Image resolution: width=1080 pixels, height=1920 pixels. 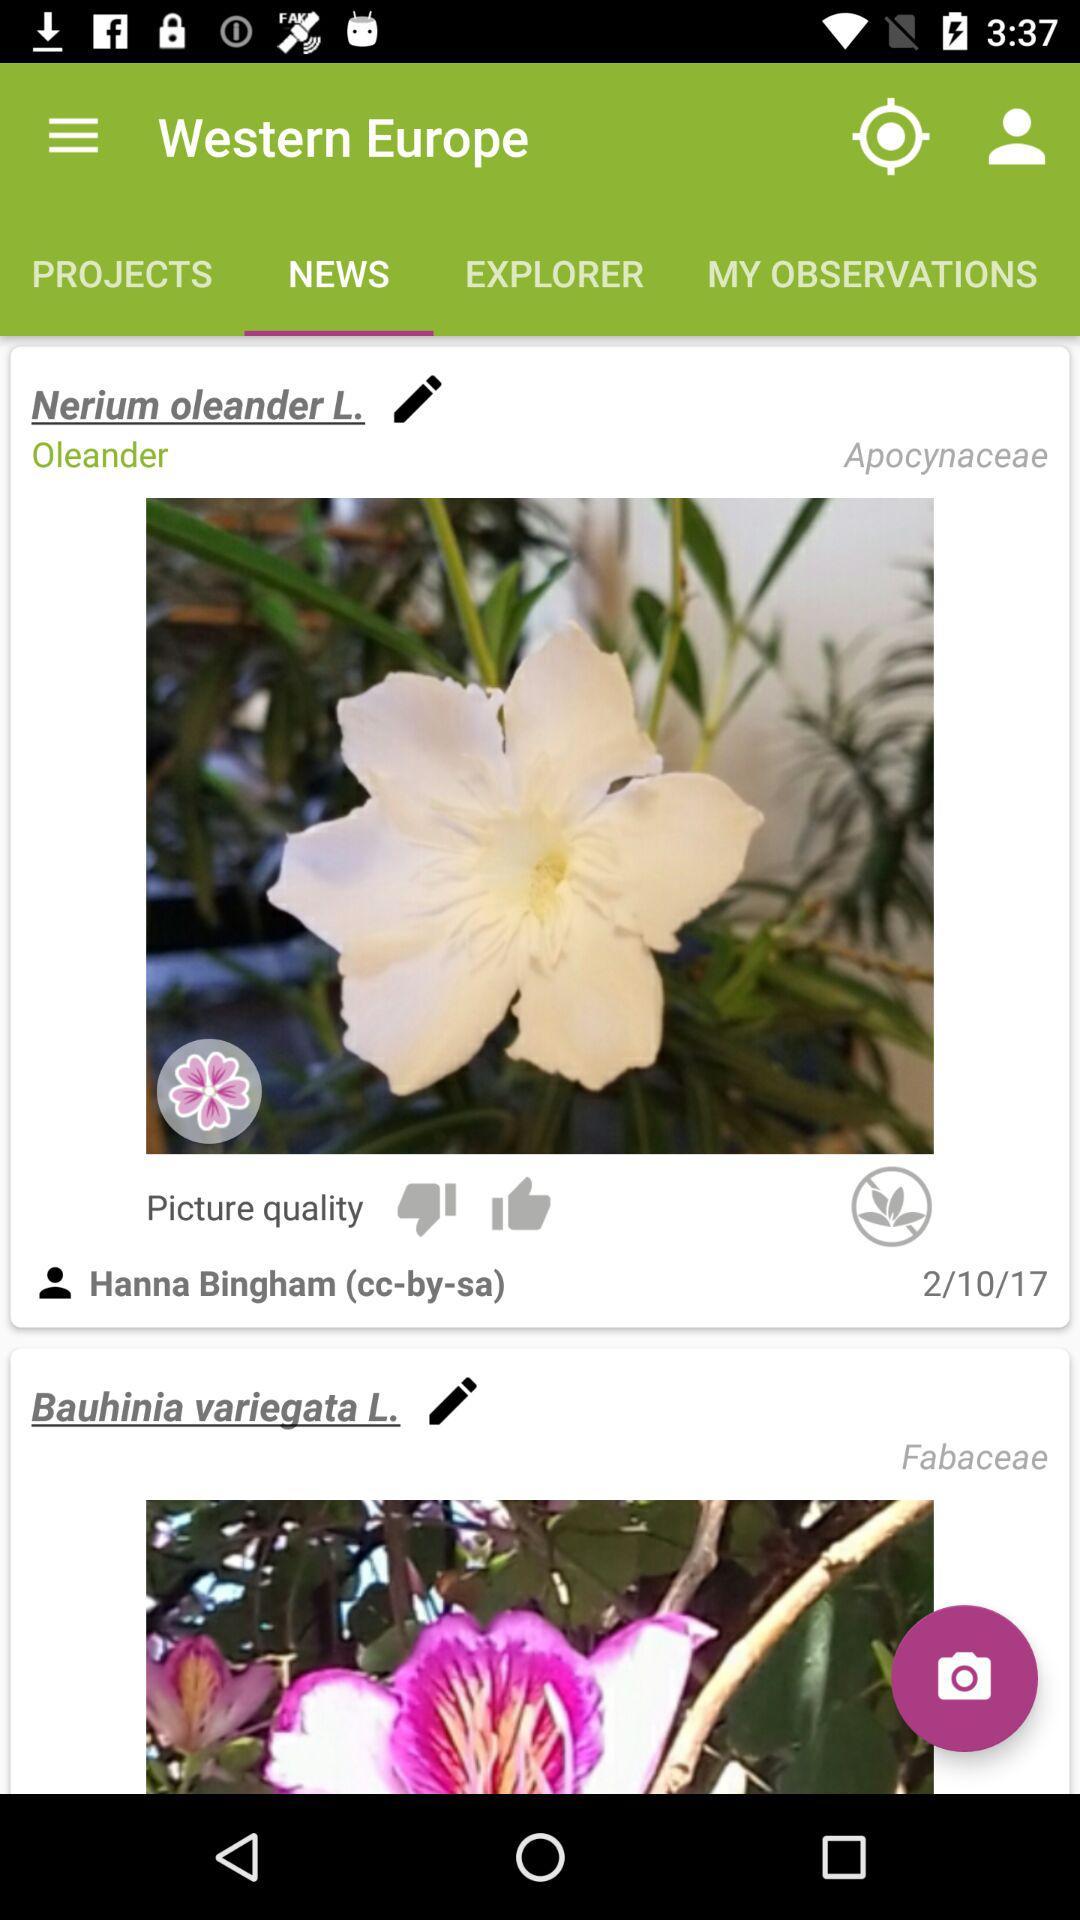 I want to click on the item to the right of picture quality, so click(x=425, y=1205).